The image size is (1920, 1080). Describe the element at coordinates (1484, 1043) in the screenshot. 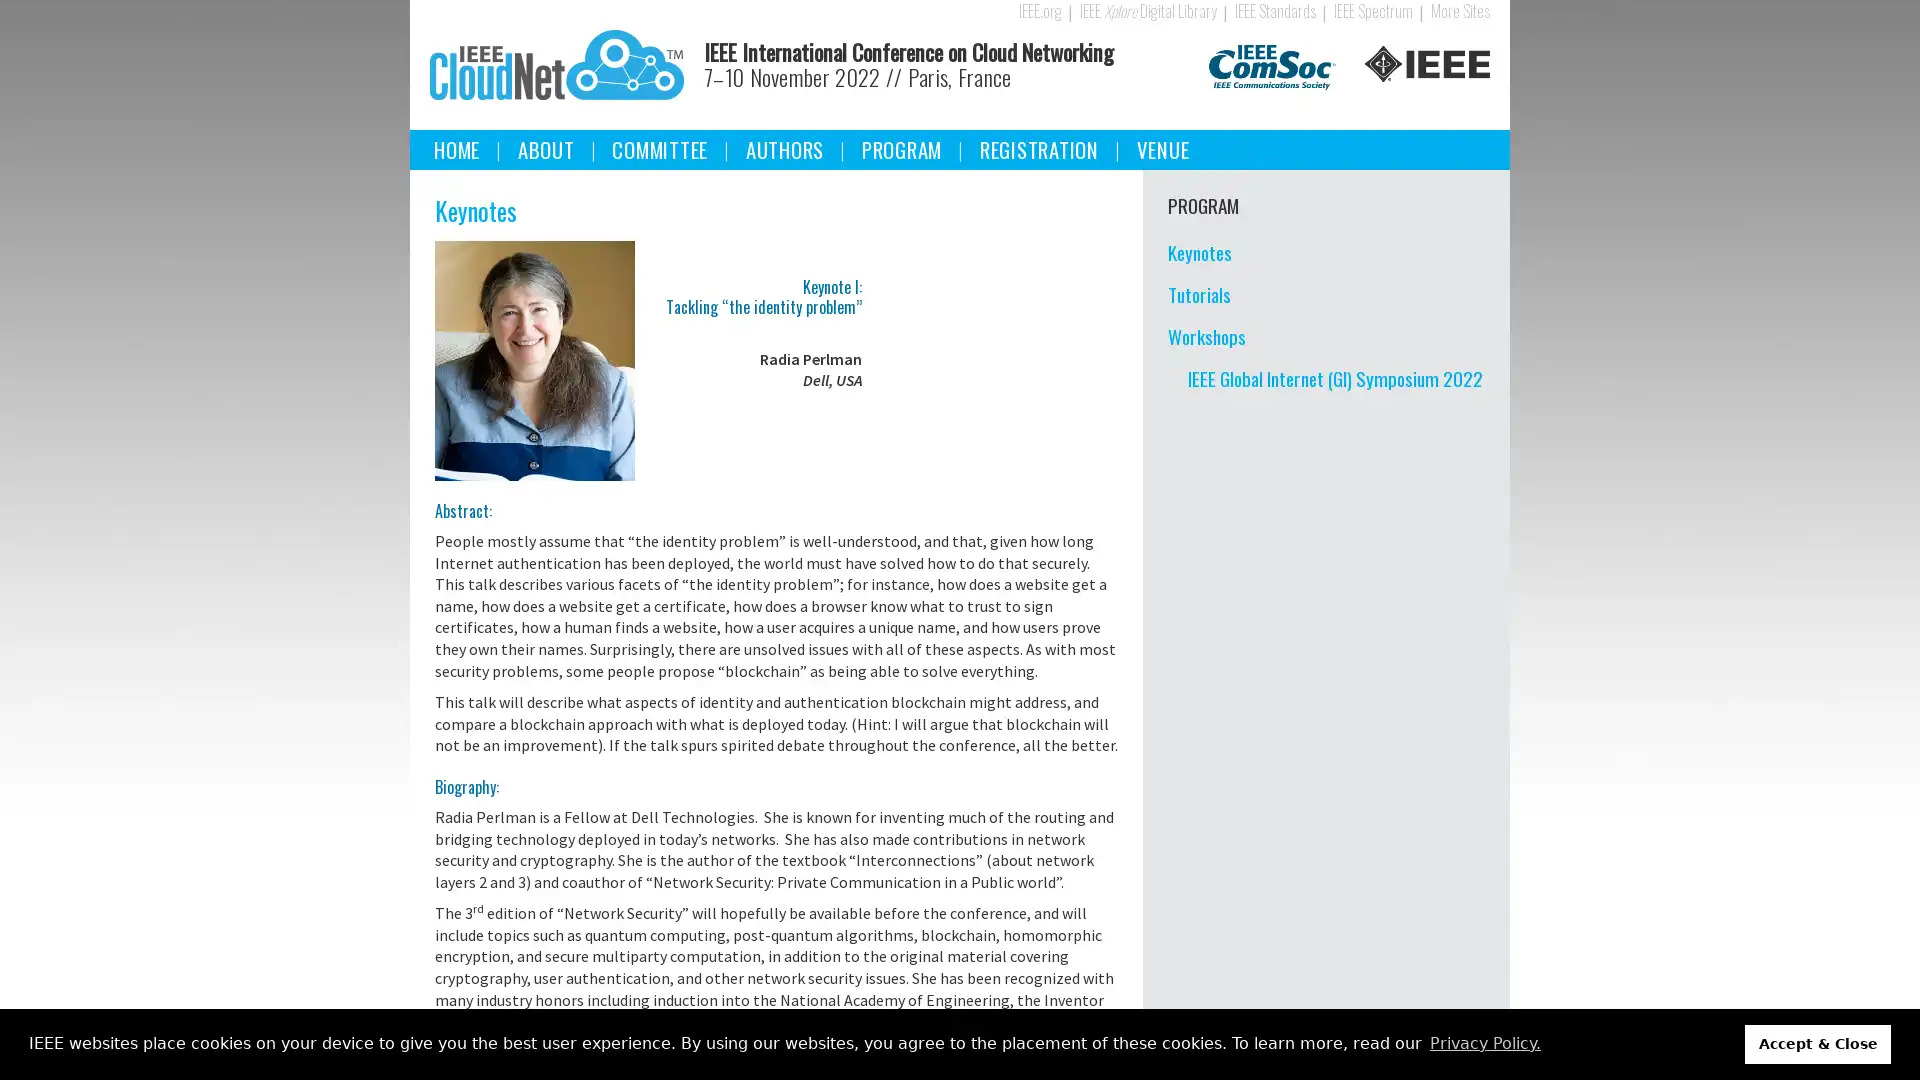

I see `learn more about cookies` at that location.